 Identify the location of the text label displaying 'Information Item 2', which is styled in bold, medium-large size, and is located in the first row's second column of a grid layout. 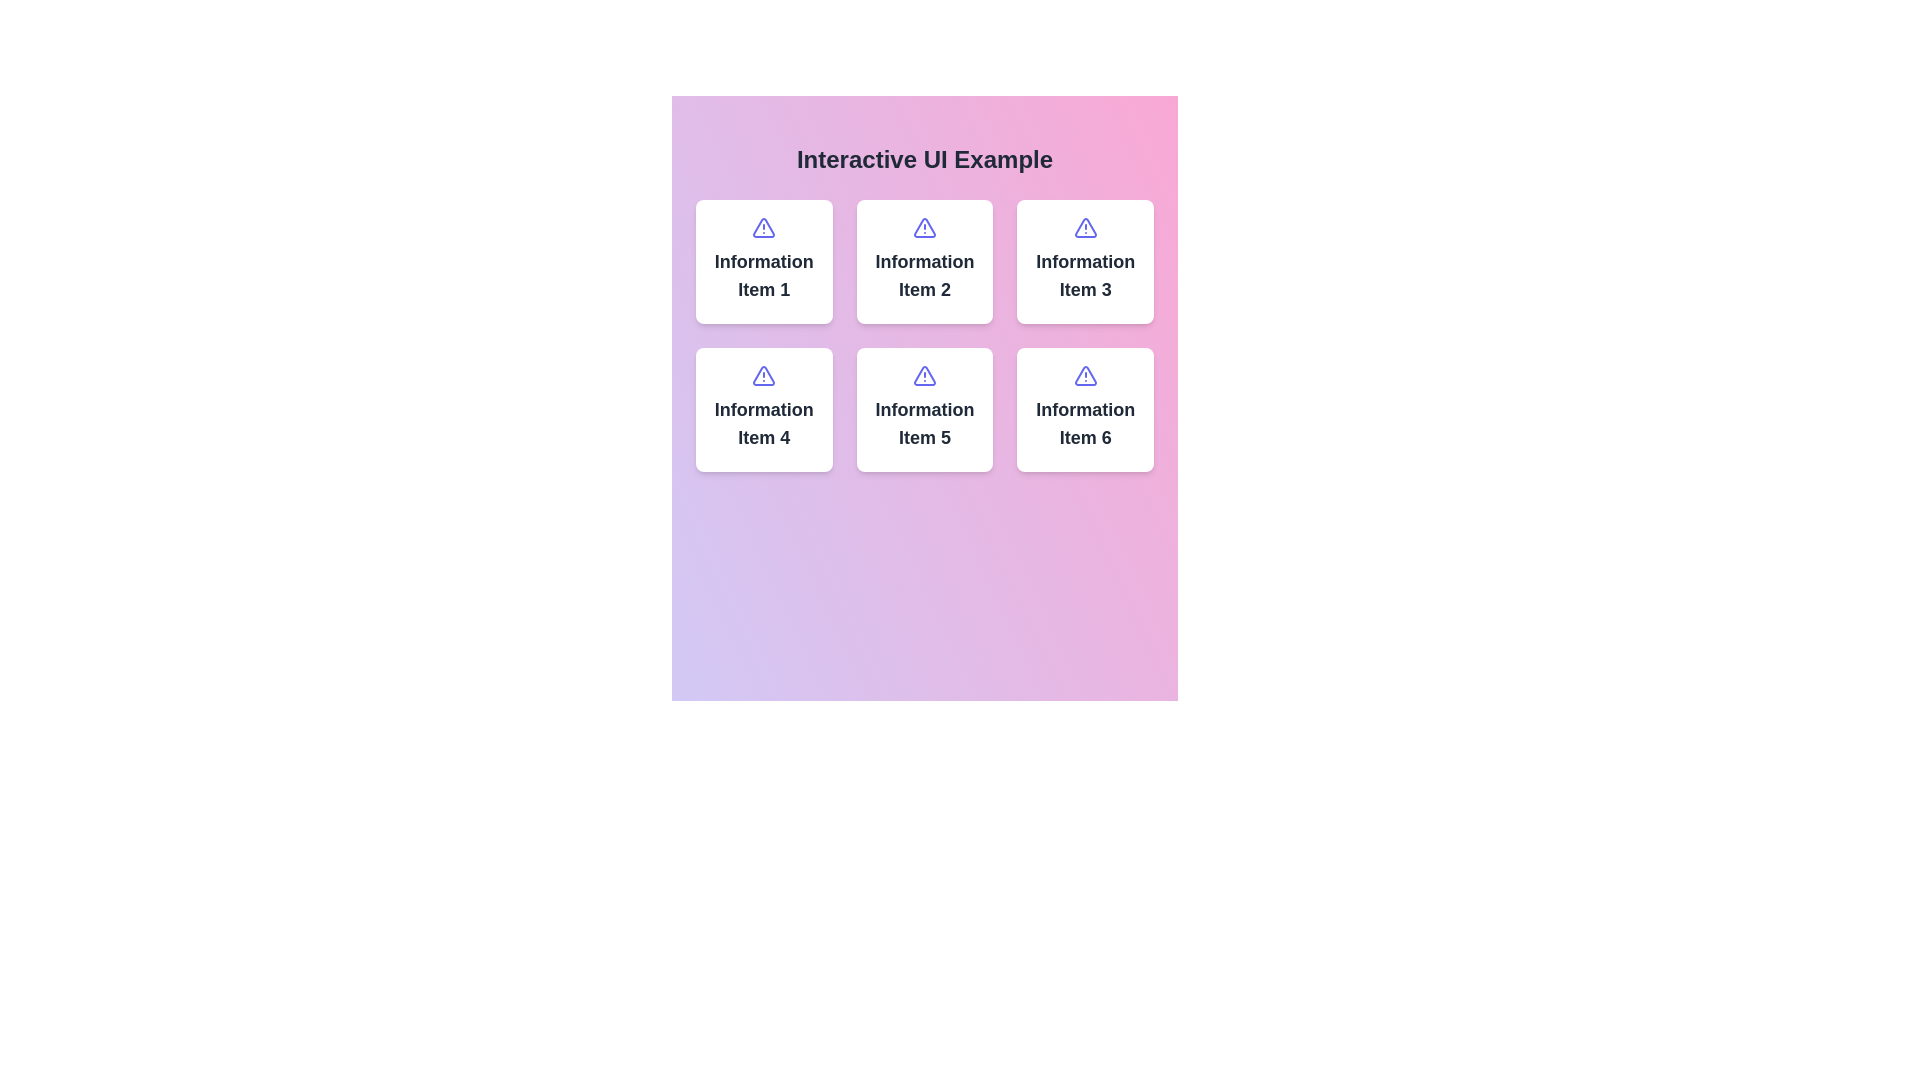
(924, 276).